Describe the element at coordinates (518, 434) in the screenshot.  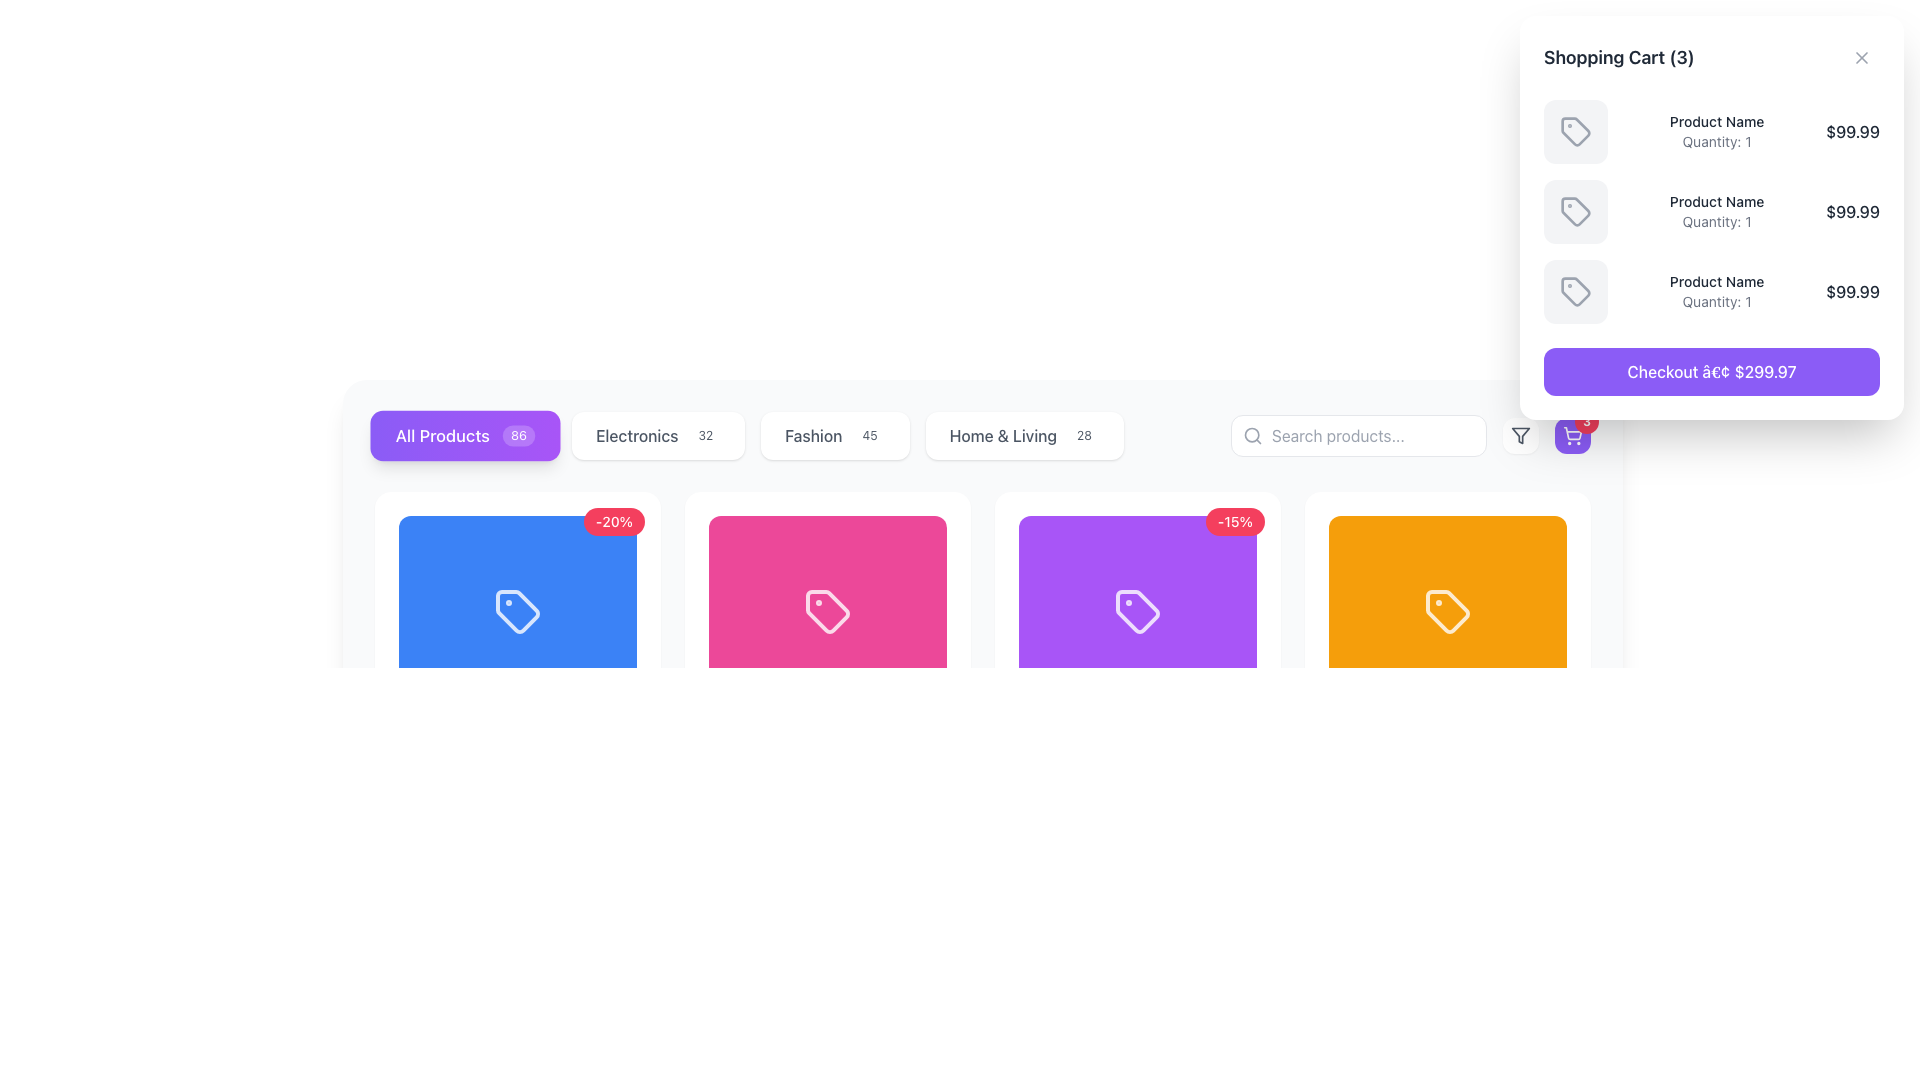
I see `count displayed on the small badge with the number '86' that is located to the right of the text 'All Products' within the purple button-like element` at that location.